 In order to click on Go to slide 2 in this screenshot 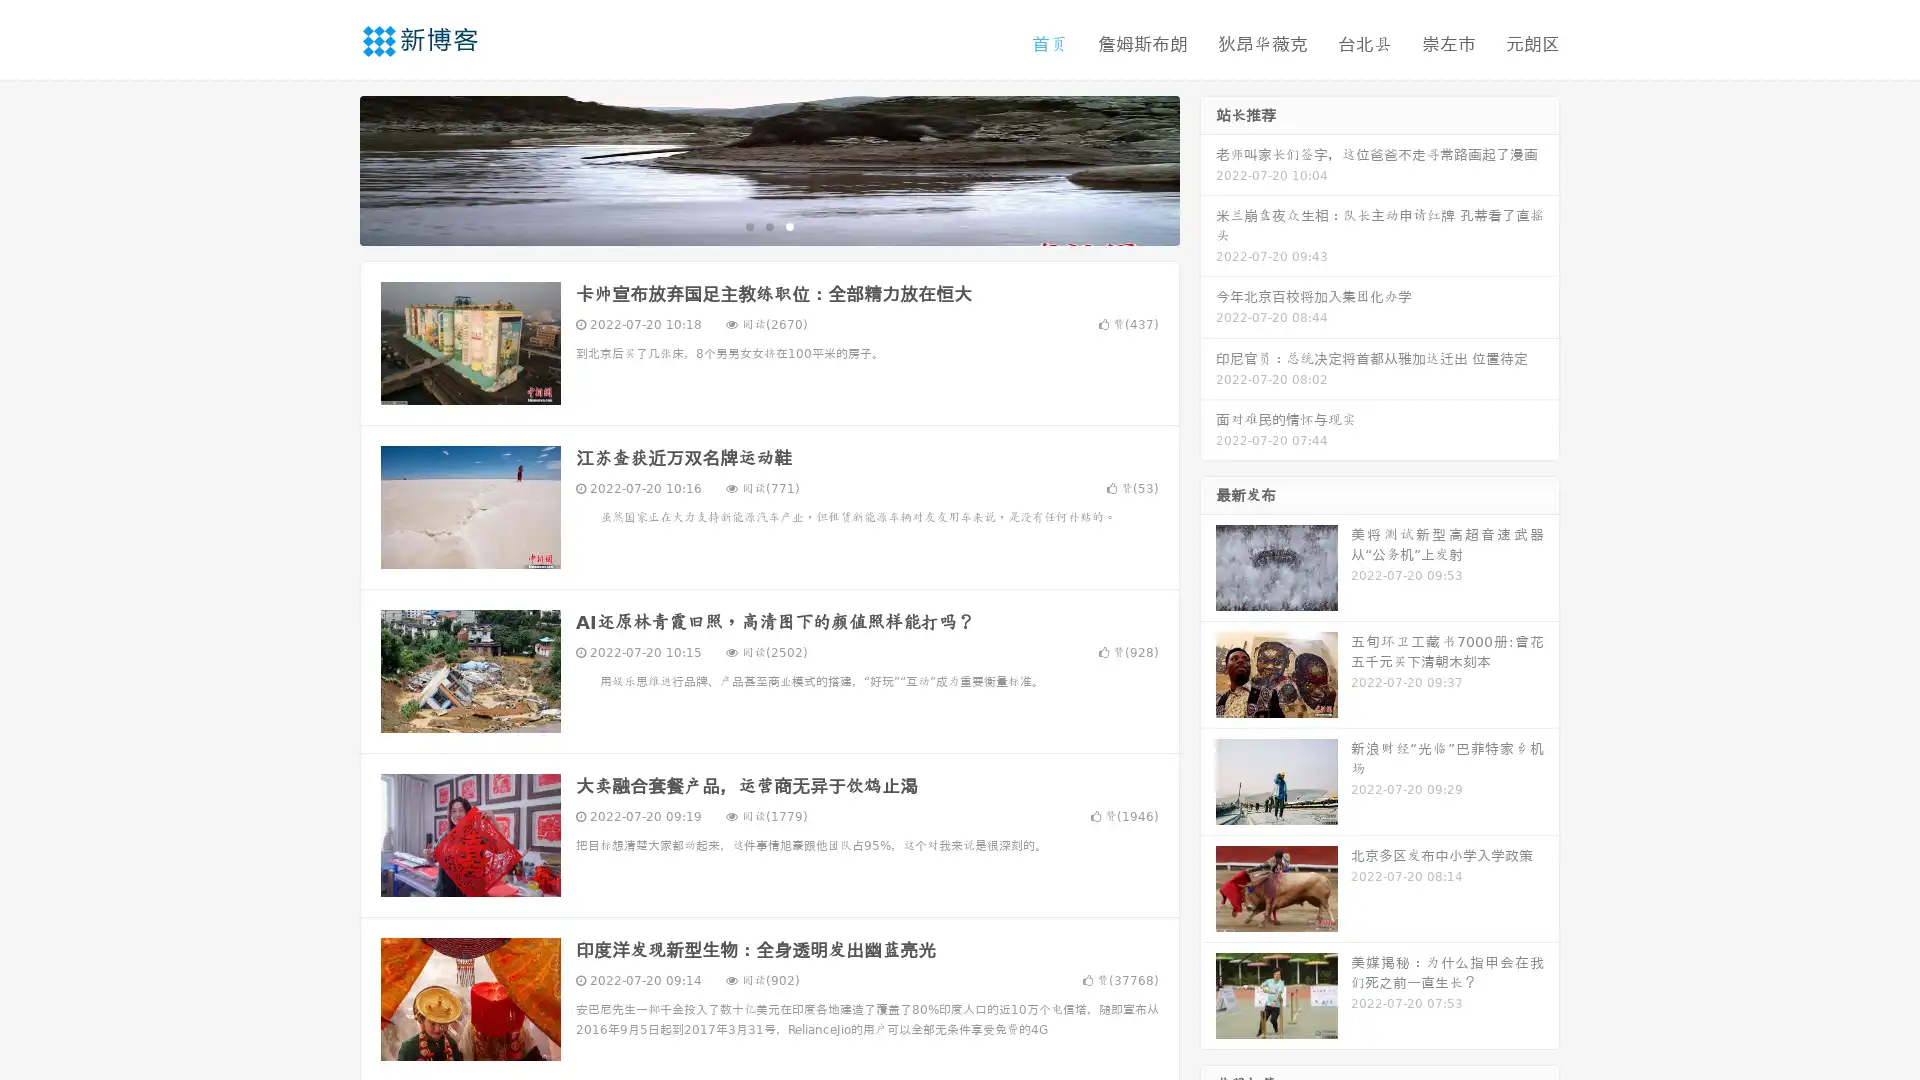, I will do `click(768, 225)`.